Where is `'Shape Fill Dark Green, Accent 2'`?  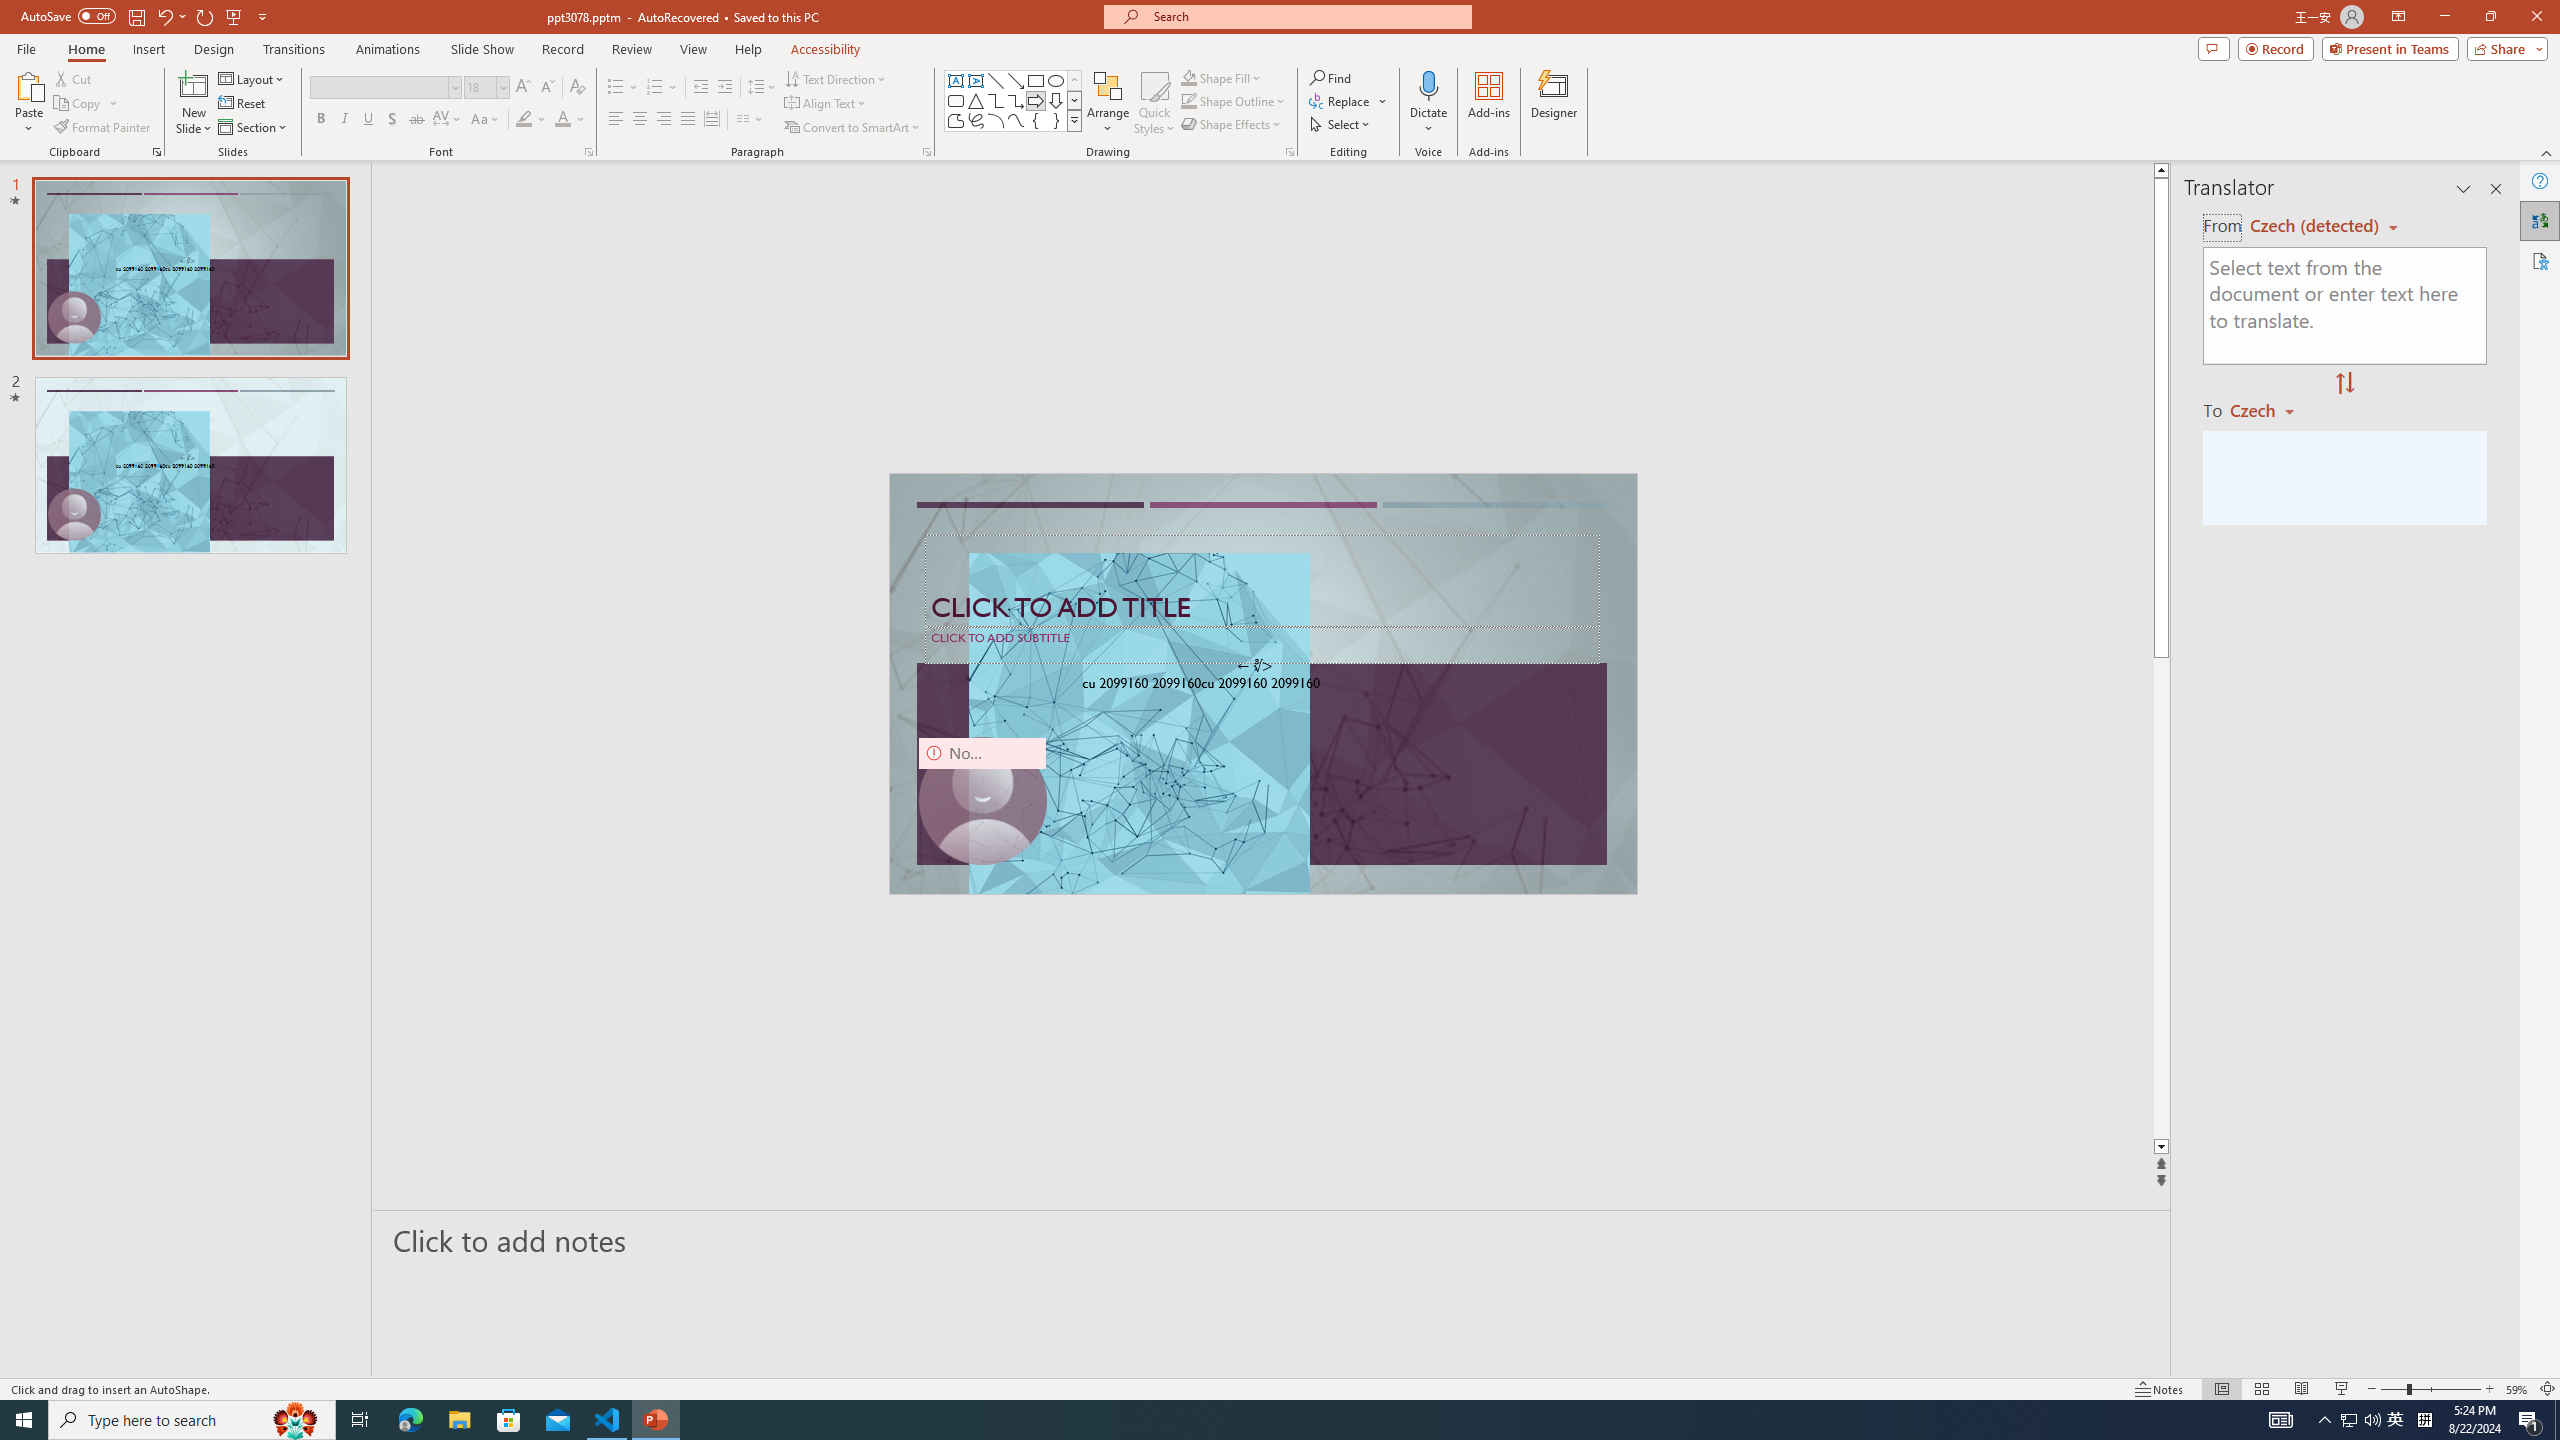
'Shape Fill Dark Green, Accent 2' is located at coordinates (1189, 77).